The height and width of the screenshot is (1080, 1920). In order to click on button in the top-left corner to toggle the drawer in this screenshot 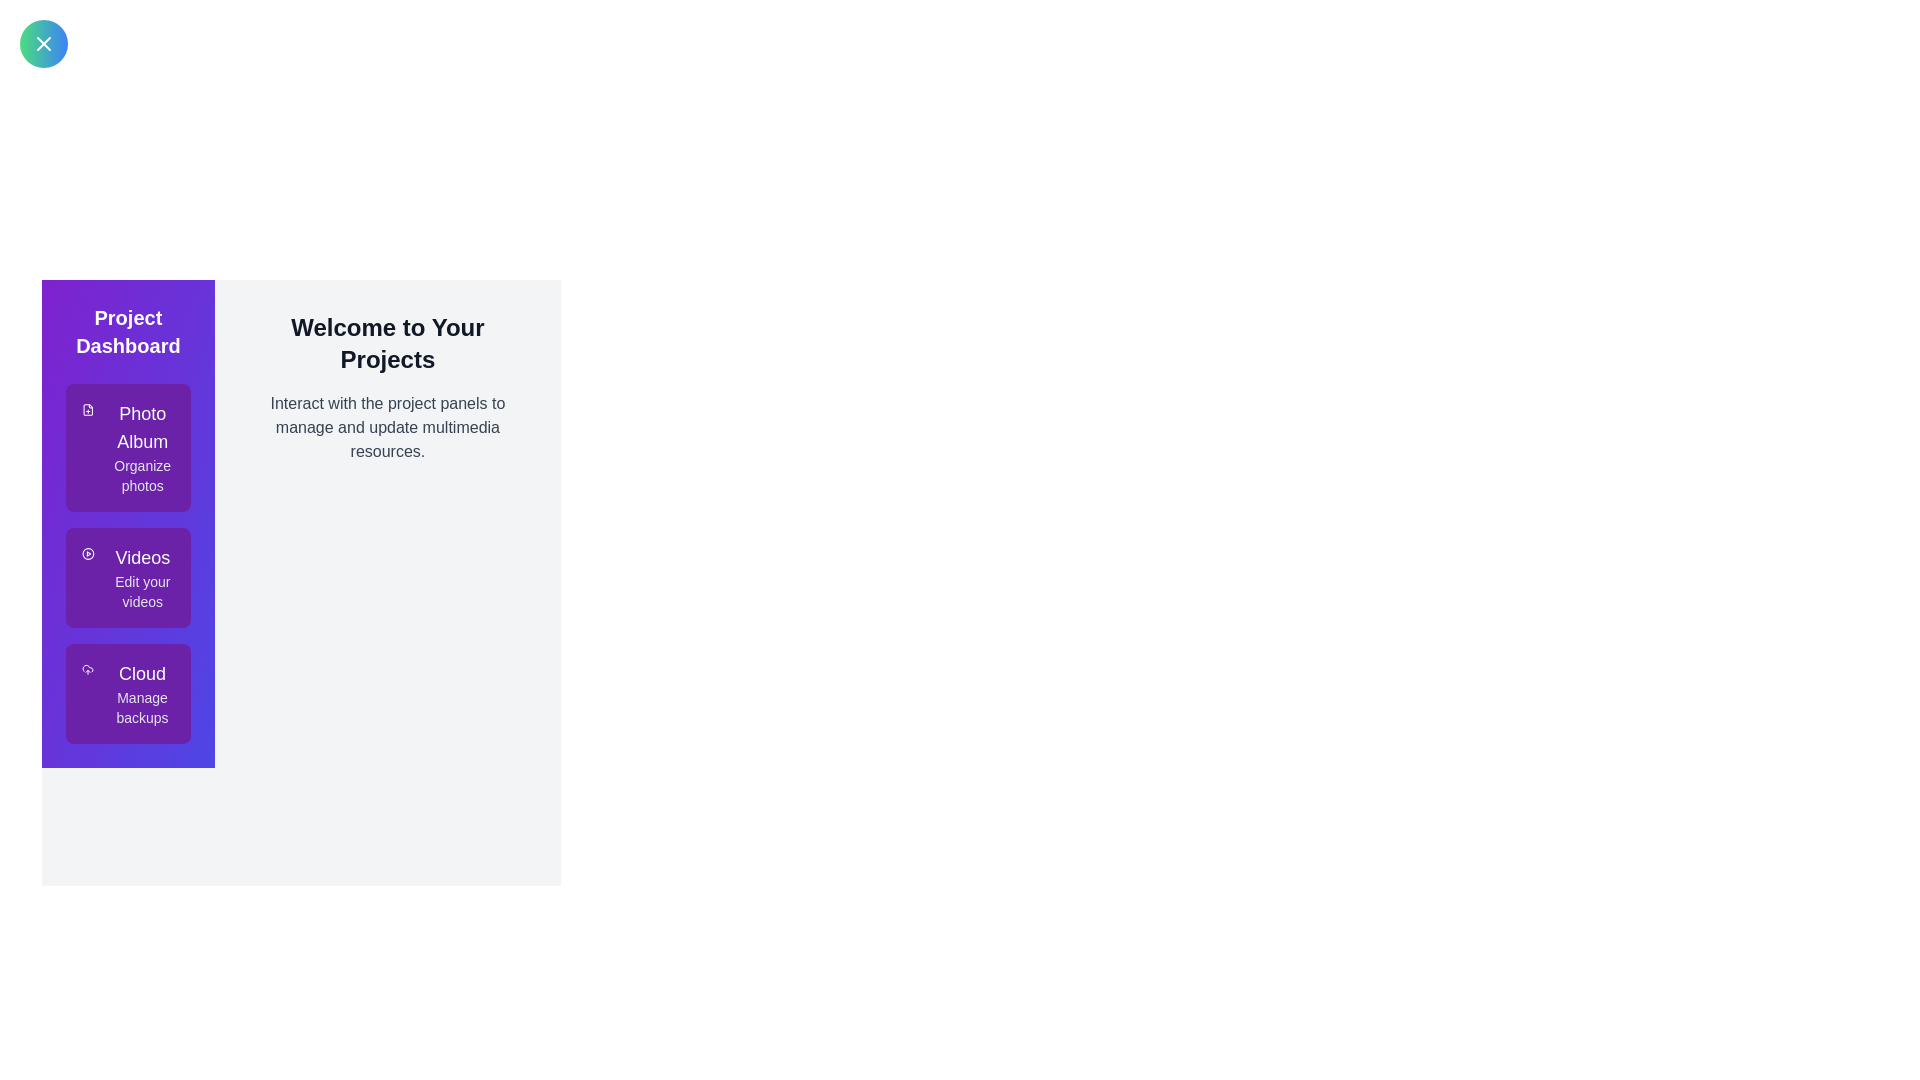, I will do `click(43, 43)`.